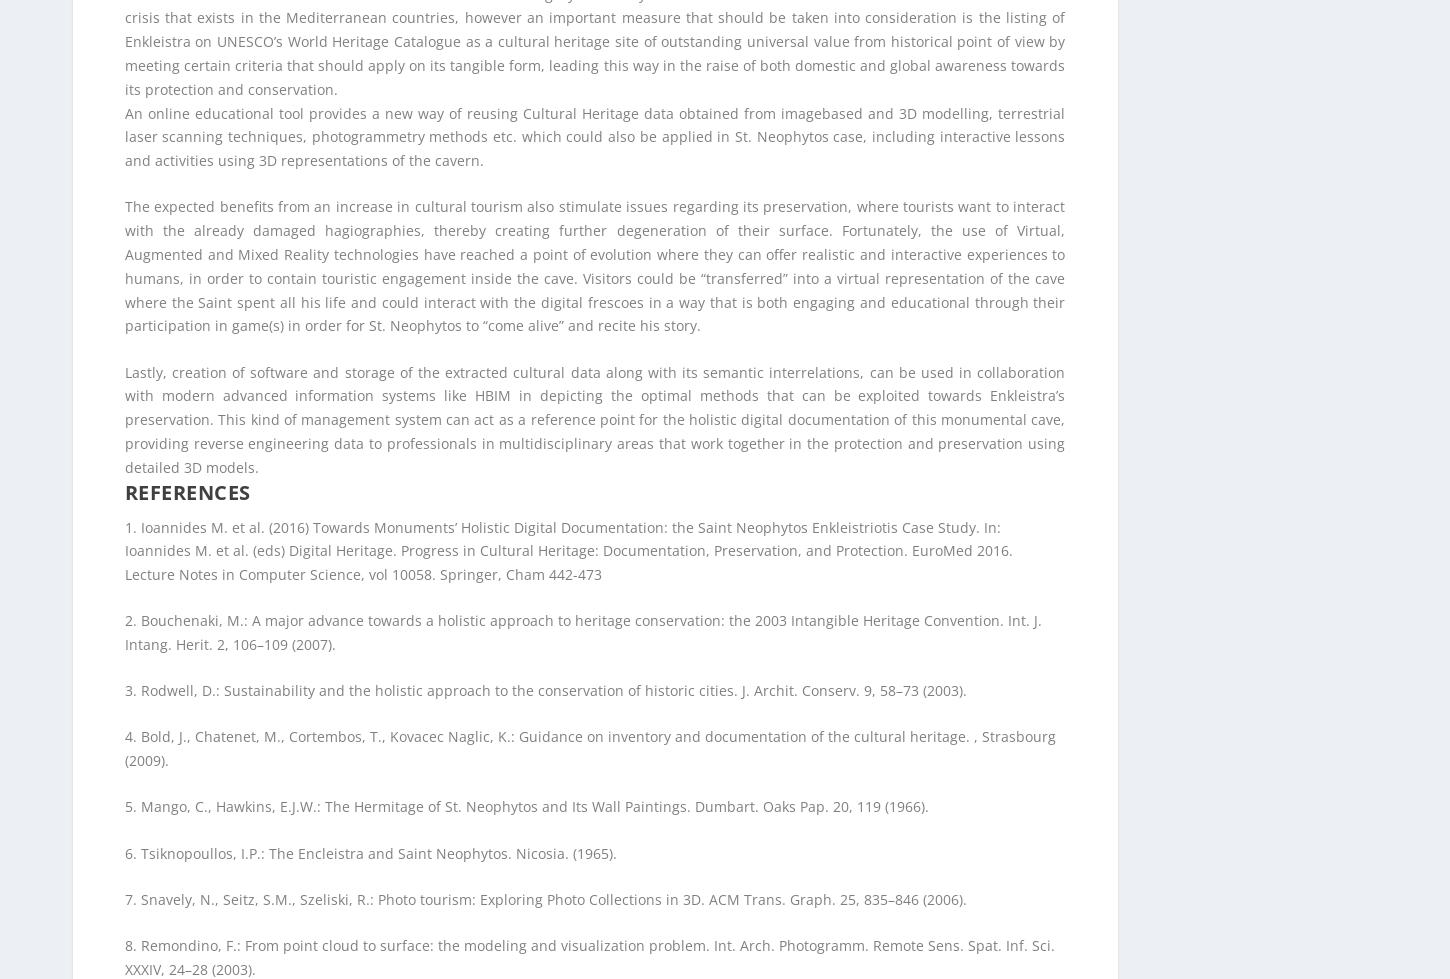 The image size is (1450, 979). Describe the element at coordinates (72, 819) in the screenshot. I see `'You must be'` at that location.